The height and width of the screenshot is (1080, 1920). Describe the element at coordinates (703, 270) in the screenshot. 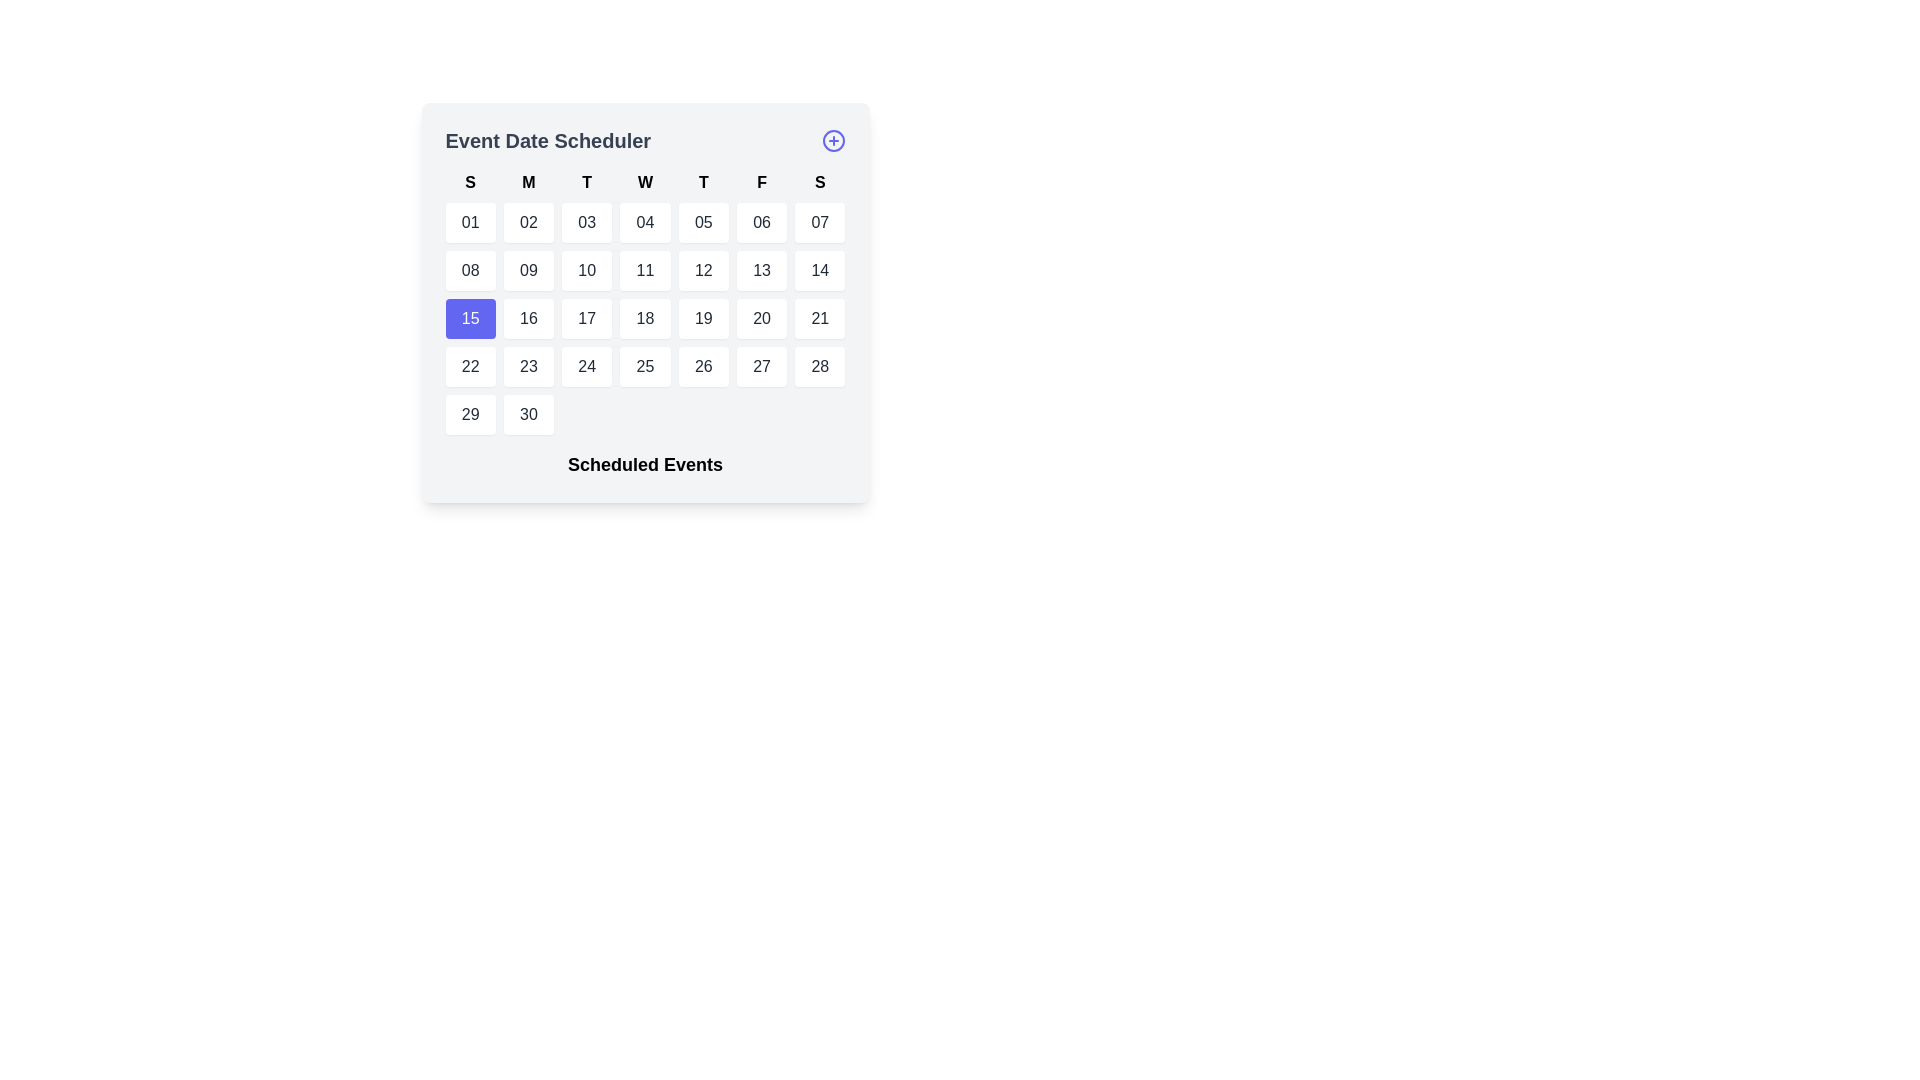

I see `the square-shaped button labeled '12' with a white background and rounded corners located in the fifth row and fifth column of the calendar interface` at that location.